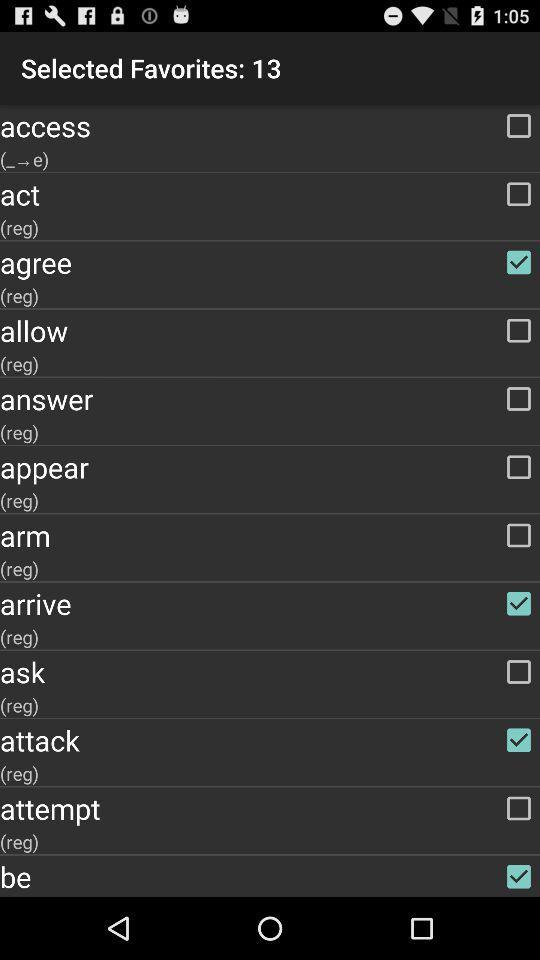 Image resolution: width=540 pixels, height=960 pixels. What do you see at coordinates (270, 672) in the screenshot?
I see `the ask checkbox` at bounding box center [270, 672].